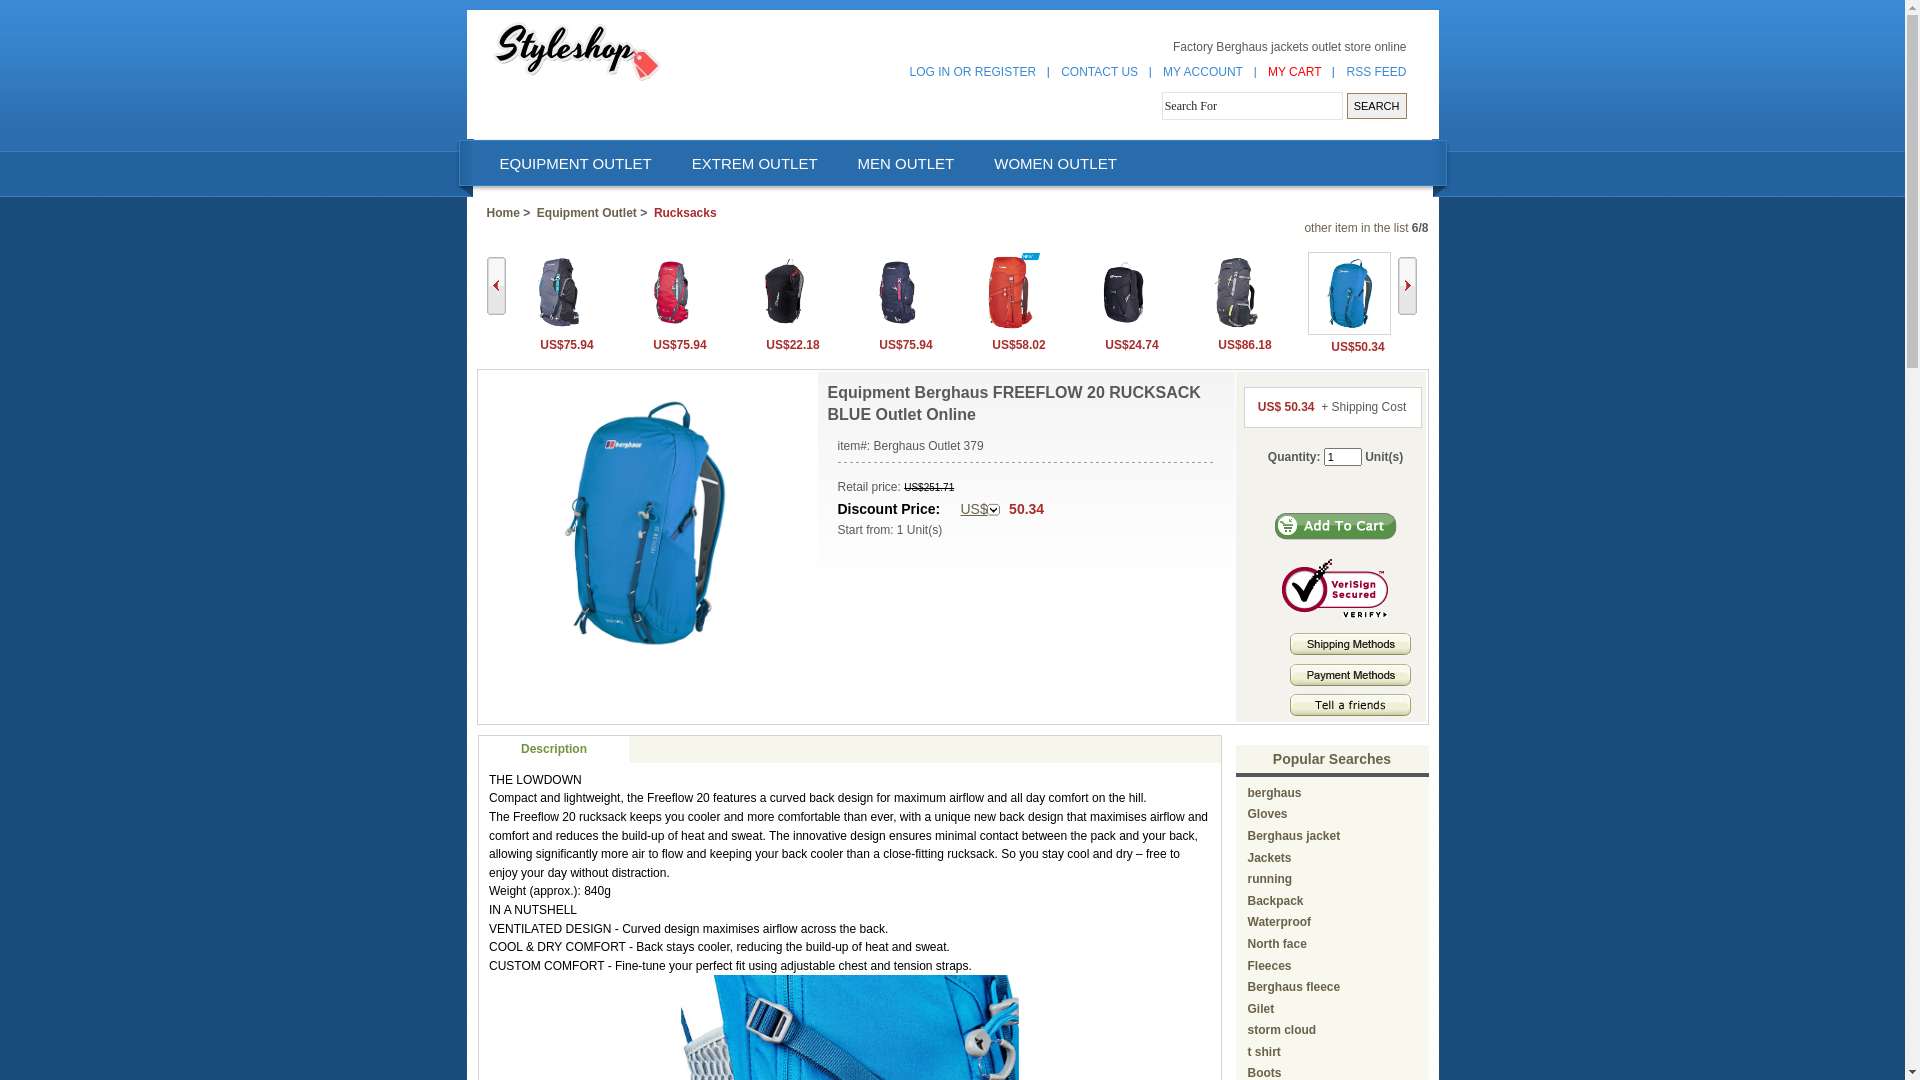 Image resolution: width=1920 pixels, height=1080 pixels. I want to click on 'Payment methods', so click(1350, 681).